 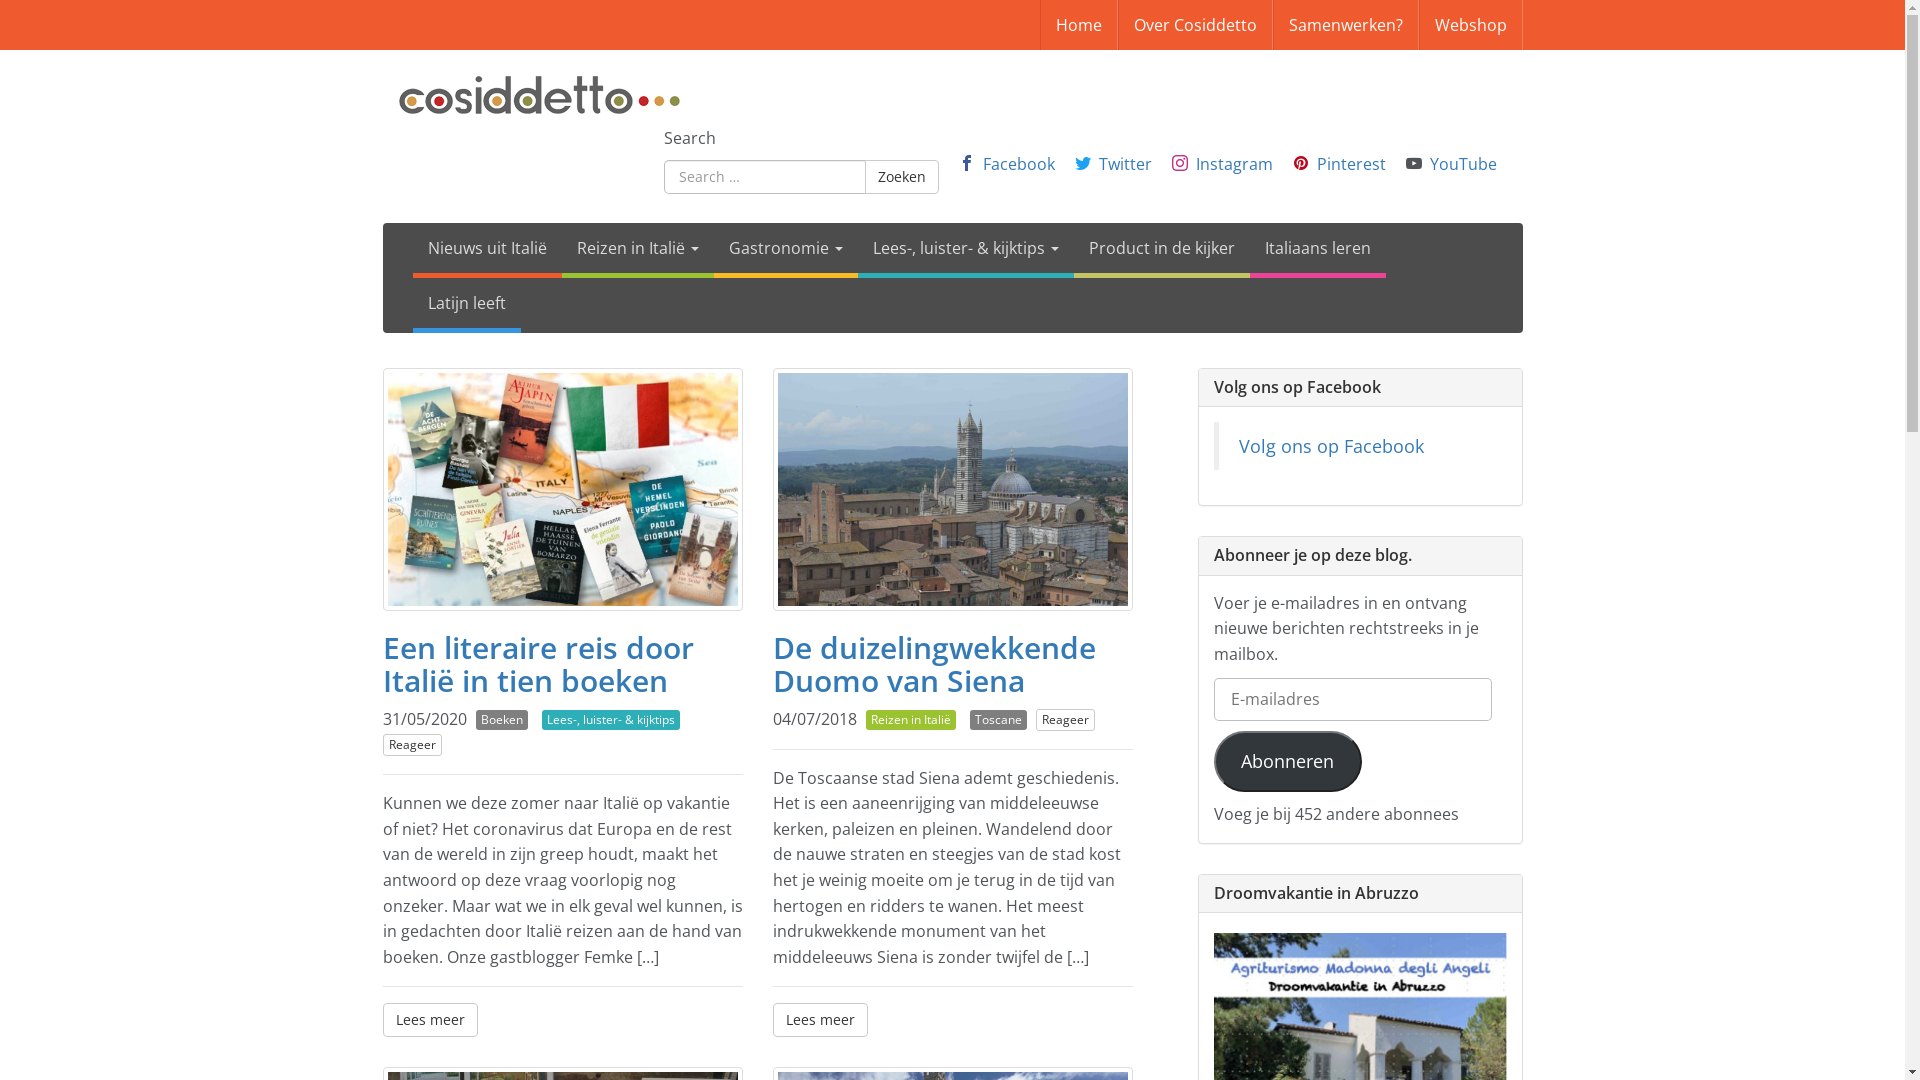 What do you see at coordinates (900, 176) in the screenshot?
I see `'Zoeken'` at bounding box center [900, 176].